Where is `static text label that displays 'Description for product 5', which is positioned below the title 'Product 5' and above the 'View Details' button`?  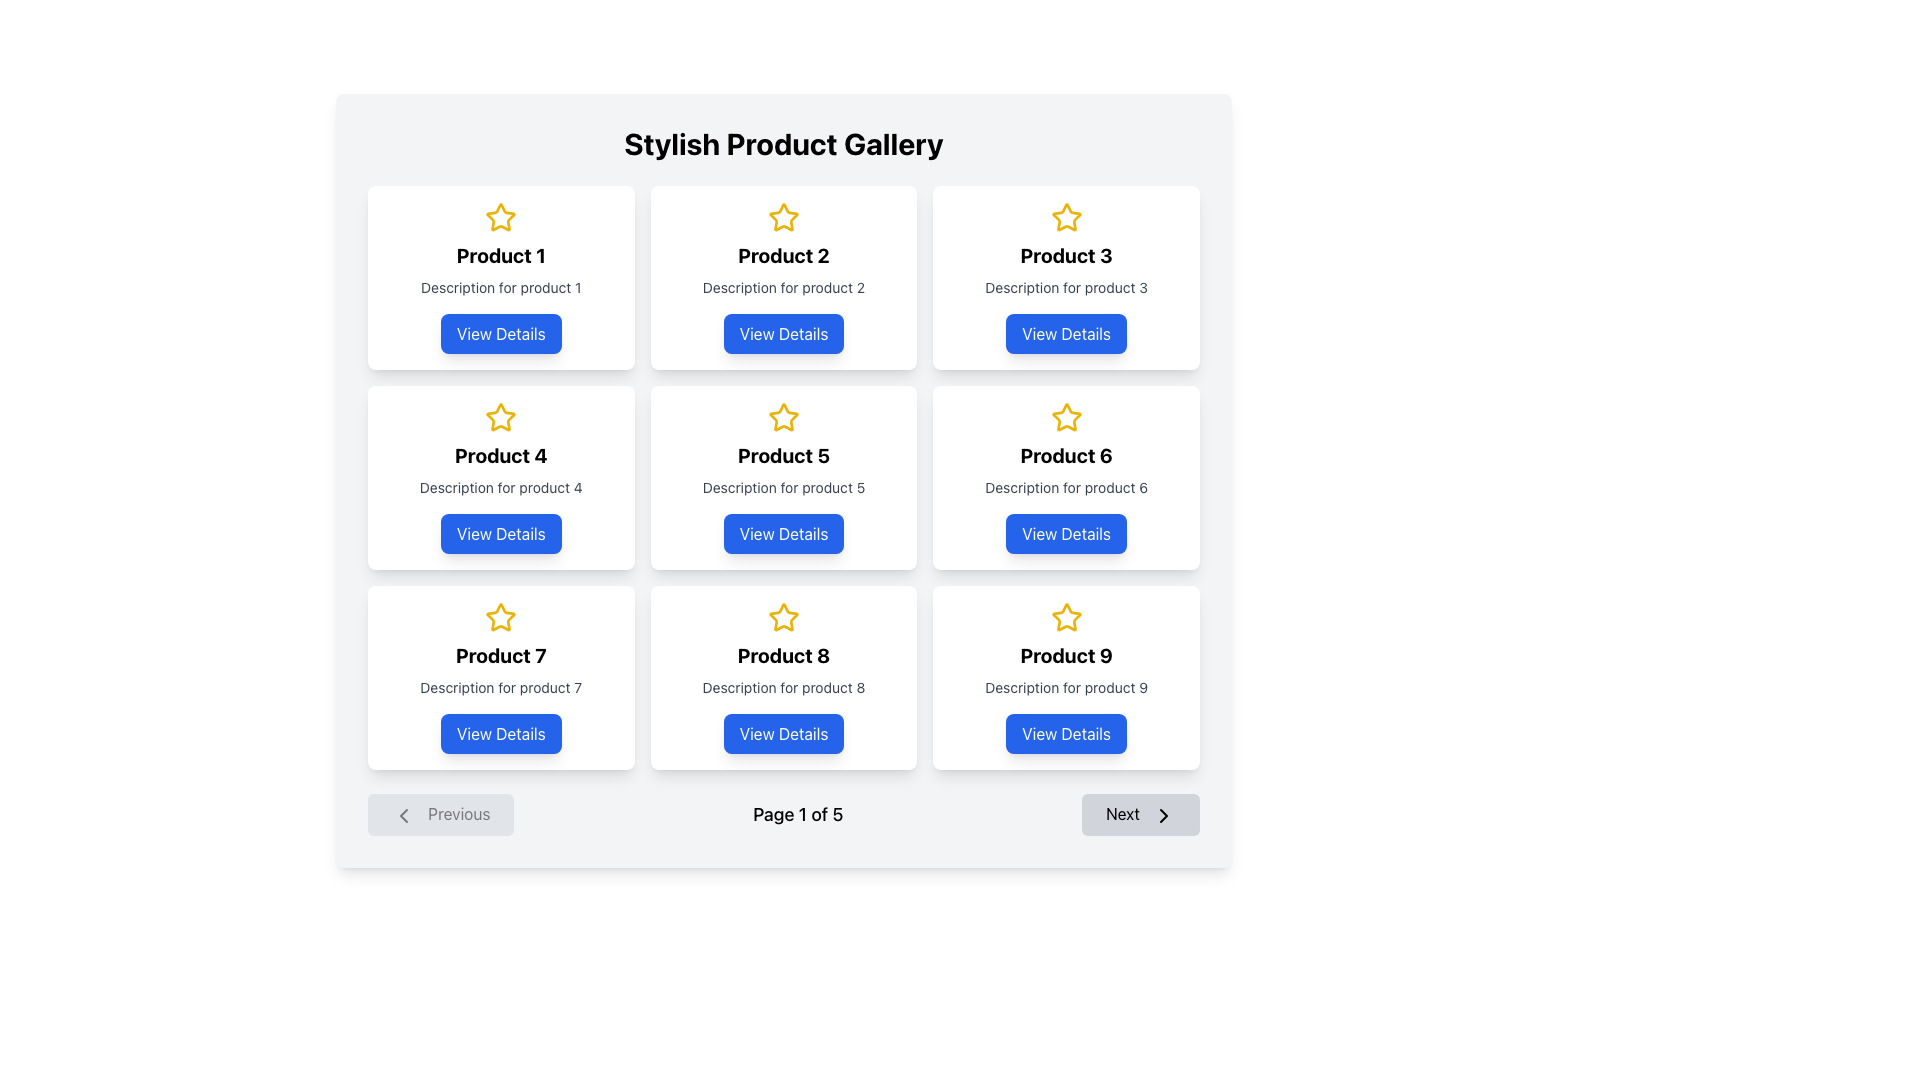 static text label that displays 'Description for product 5', which is positioned below the title 'Product 5' and above the 'View Details' button is located at coordinates (782, 488).